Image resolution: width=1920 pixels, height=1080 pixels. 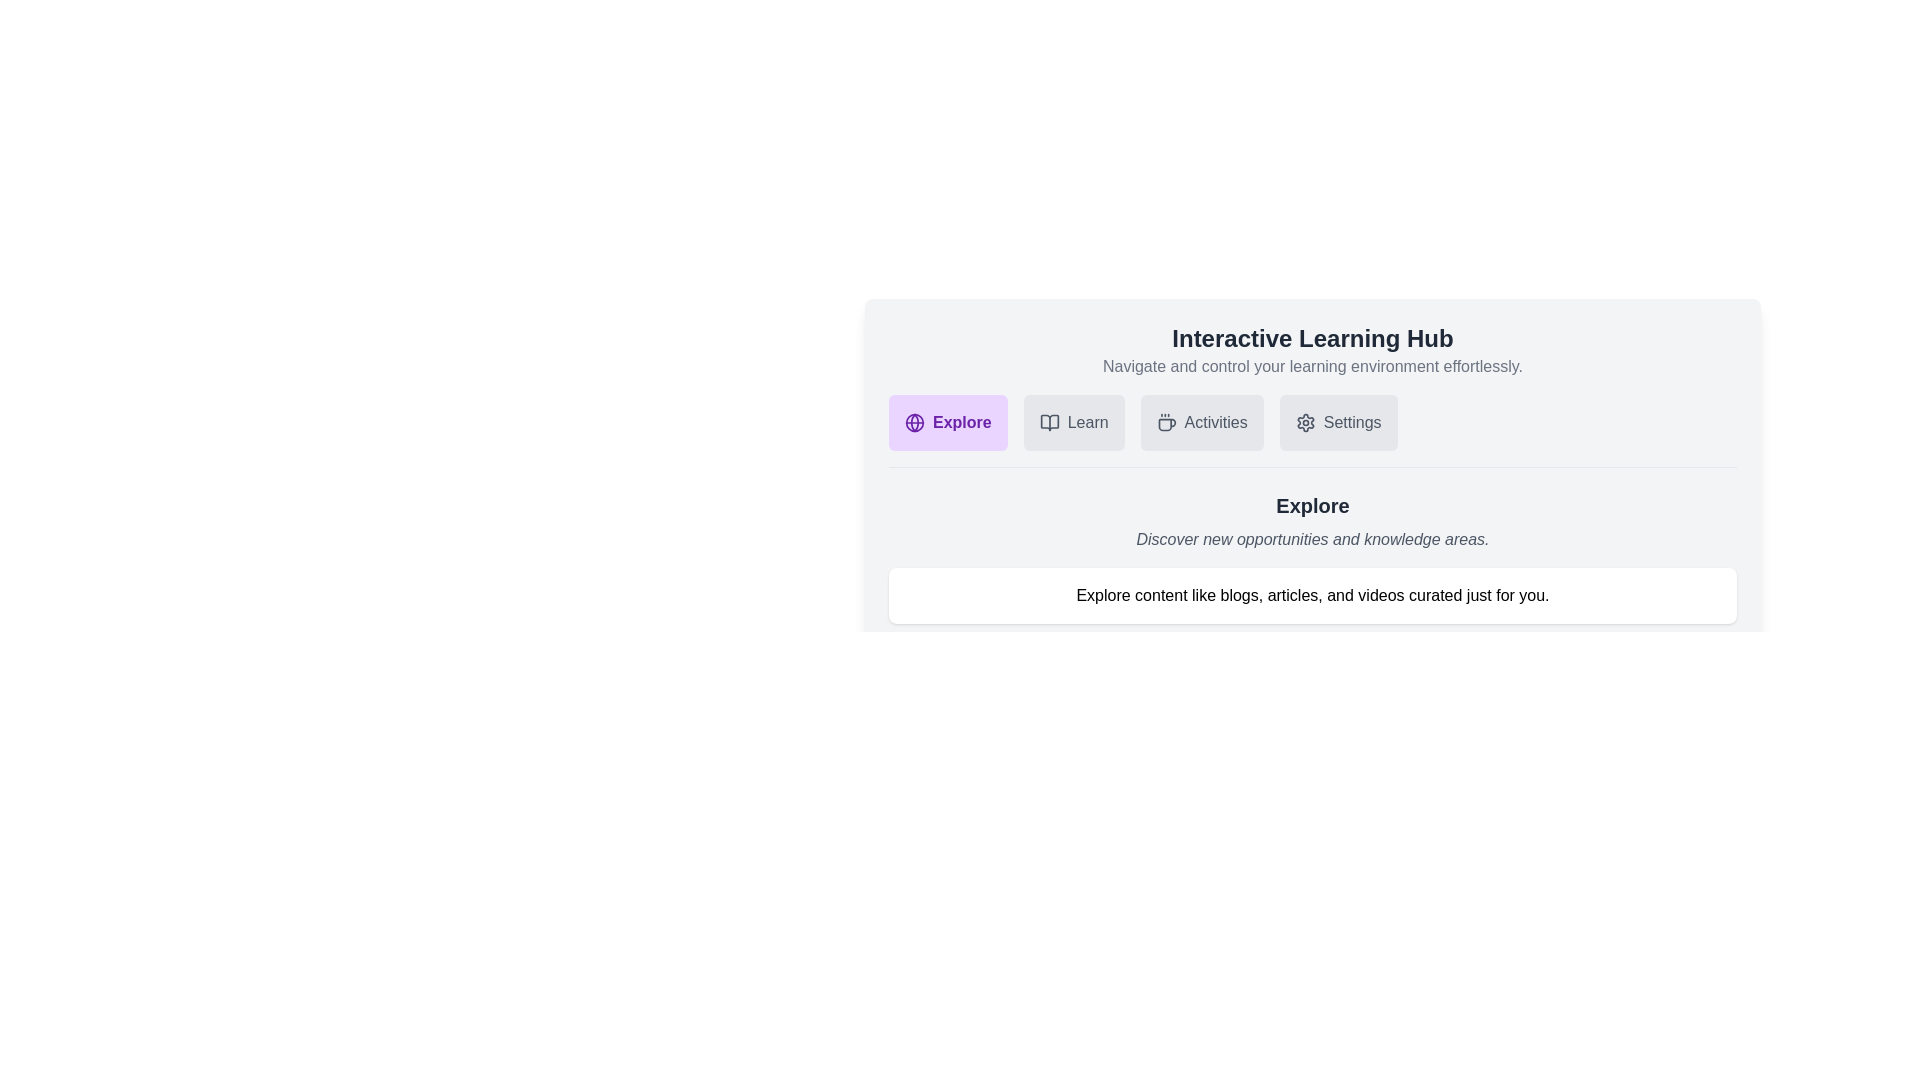 What do you see at coordinates (1313, 357) in the screenshot?
I see `the 'Interactive Learning Hub' text block` at bounding box center [1313, 357].